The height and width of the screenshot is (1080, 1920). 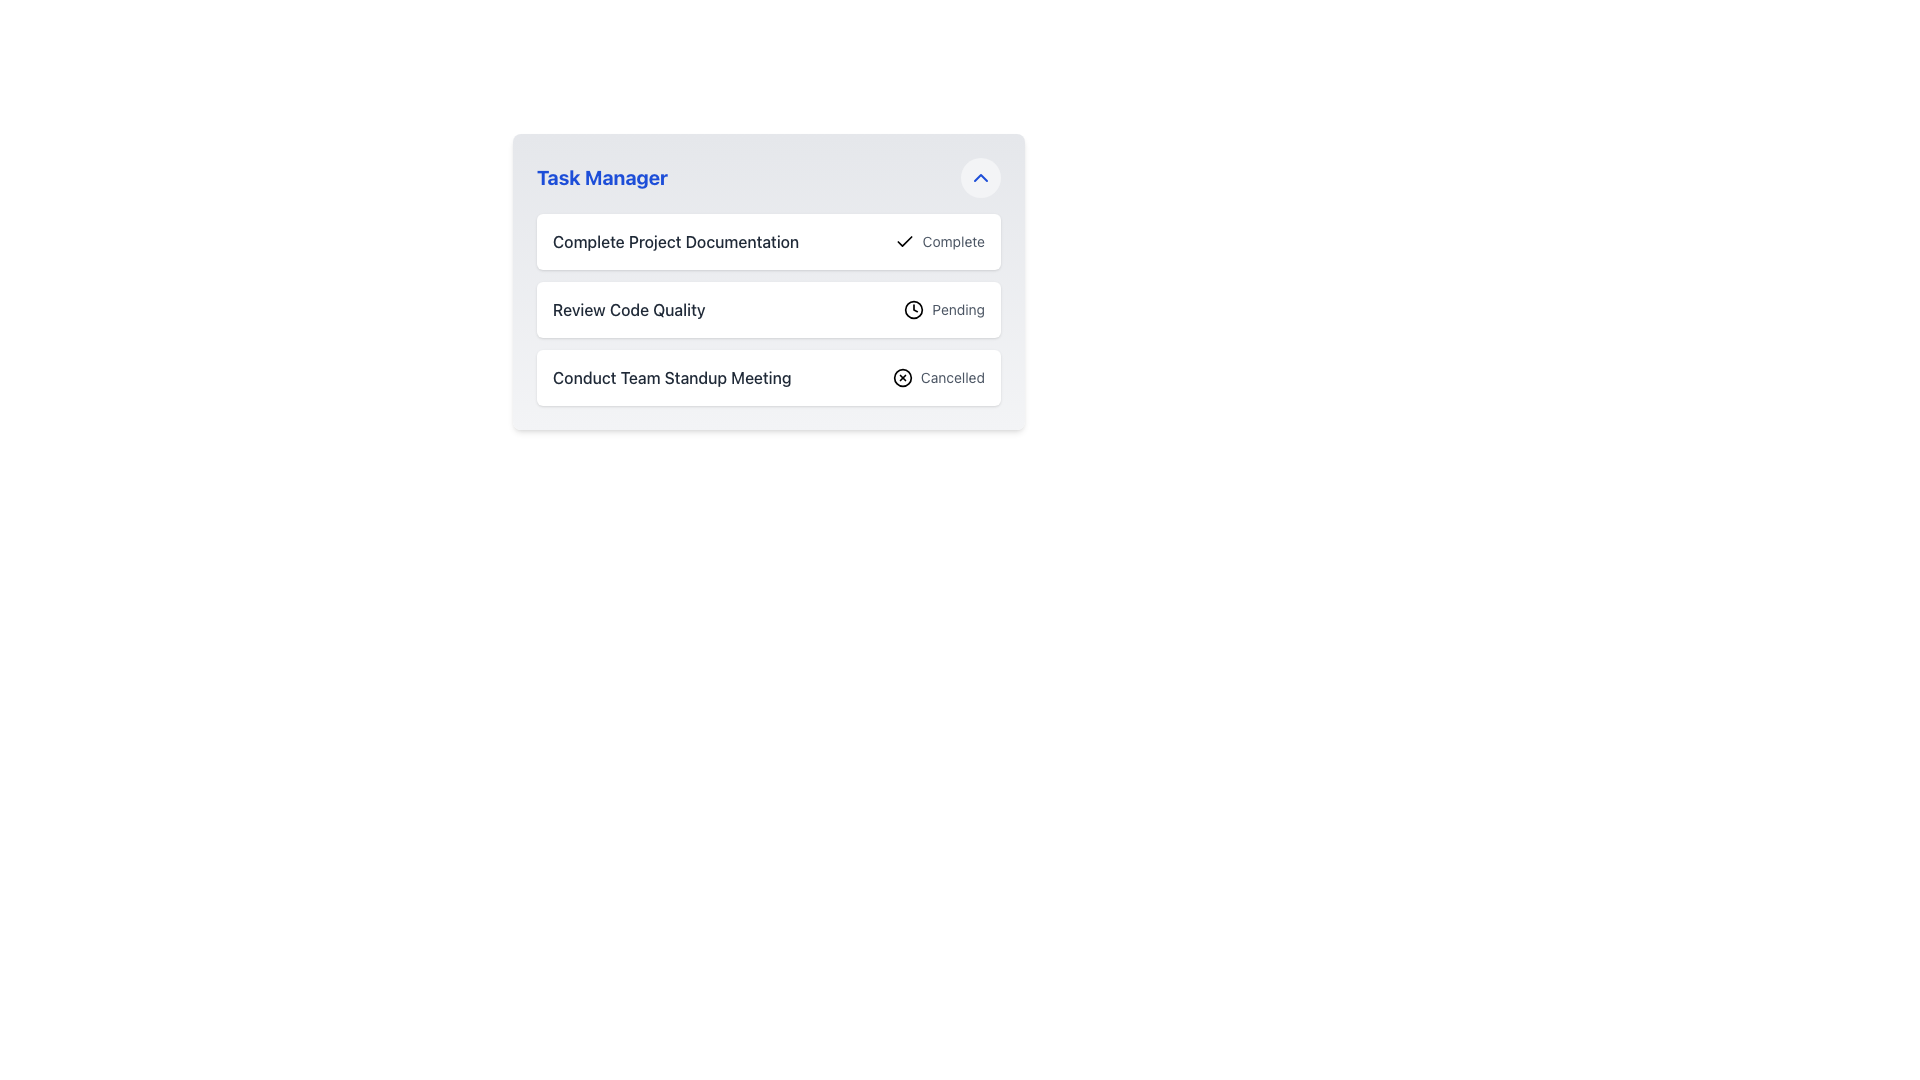 I want to click on the circular icon base that serves as the background for the cancel/cross icon, indicating a negative status, located at the lower right corner of the 'Conduct Team Standup Meeting' task entry in the Task Manager interface, so click(x=901, y=378).